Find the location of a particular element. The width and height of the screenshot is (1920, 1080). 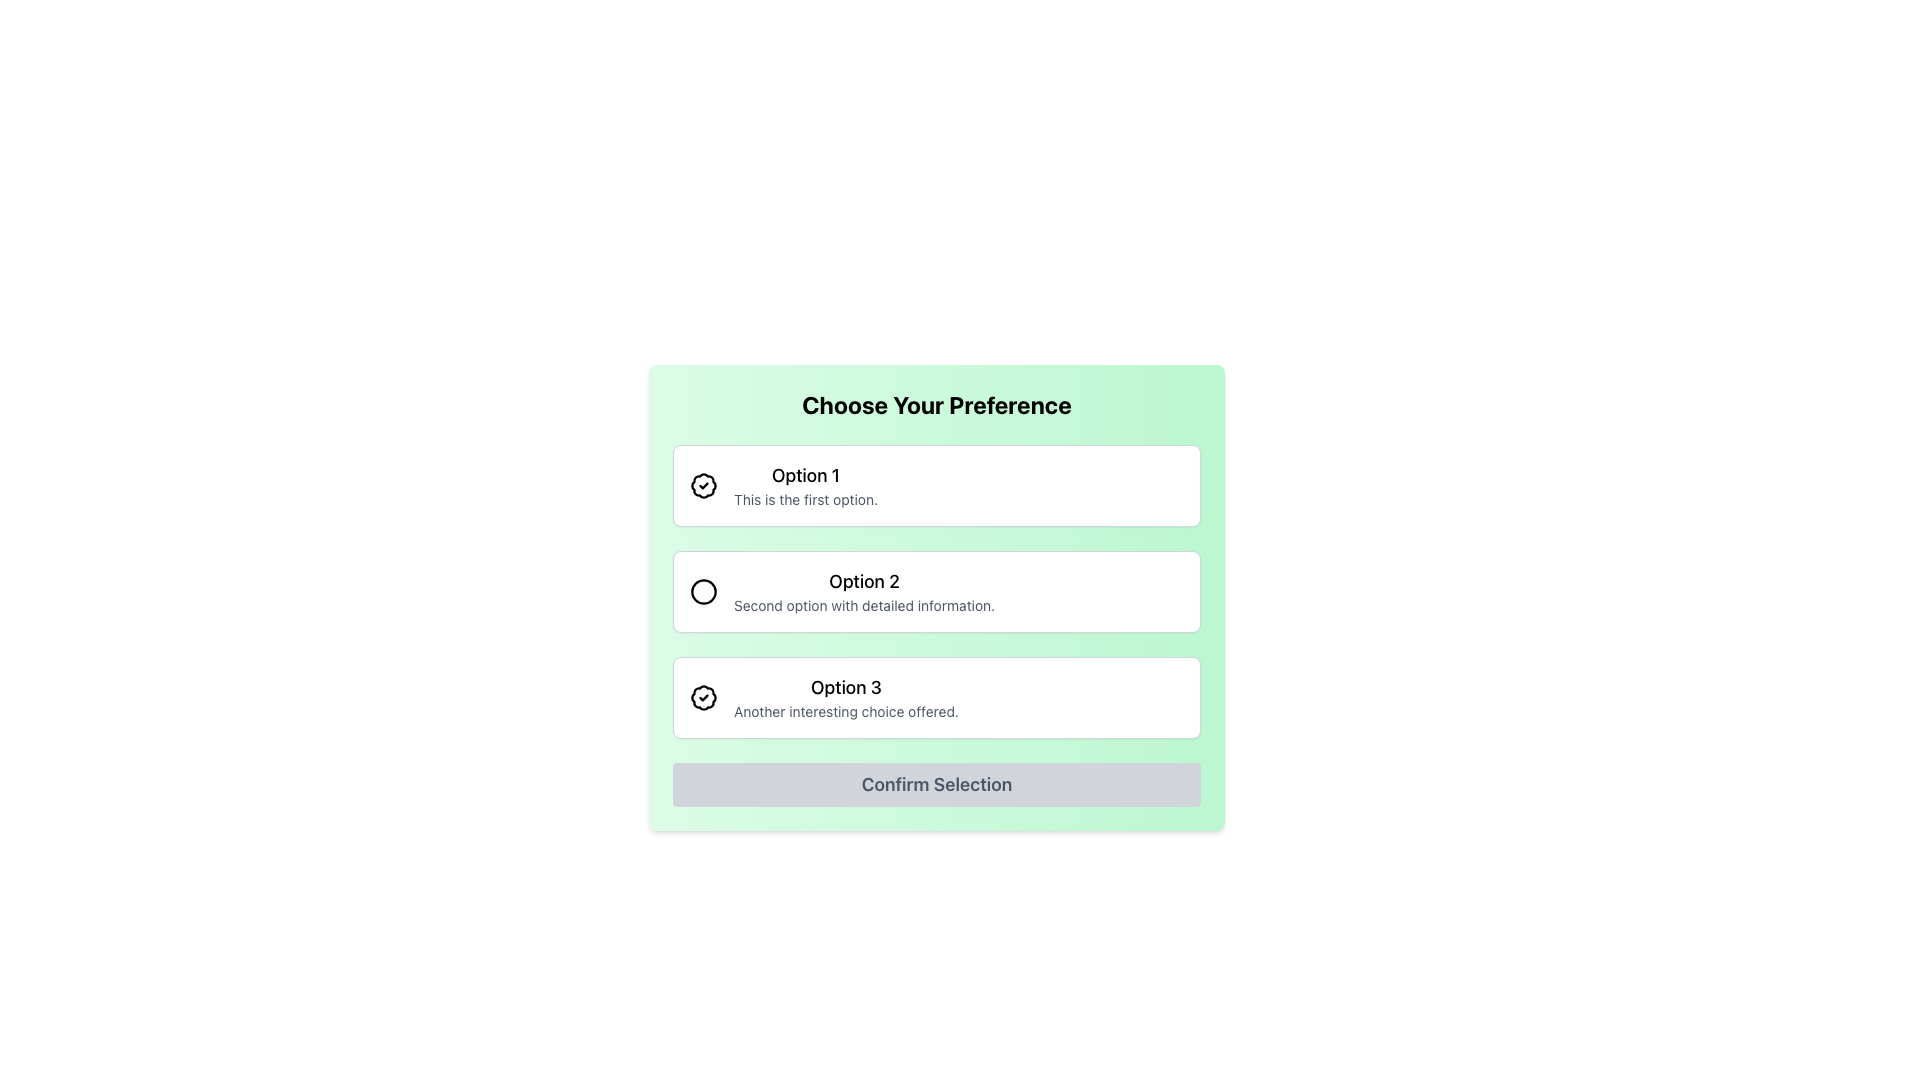

the list item labeled 'Option 2' which has a bold heading and an icon on the left side is located at coordinates (935, 590).